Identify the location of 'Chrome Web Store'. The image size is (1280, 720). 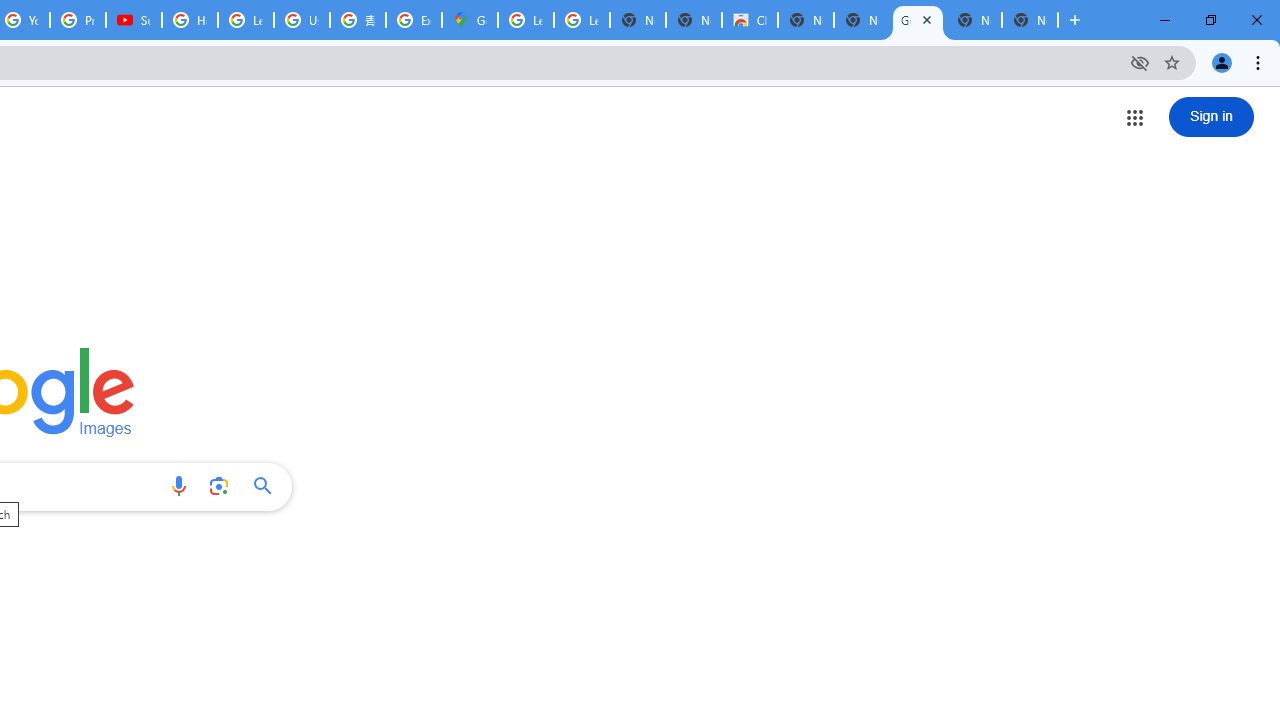
(749, 20).